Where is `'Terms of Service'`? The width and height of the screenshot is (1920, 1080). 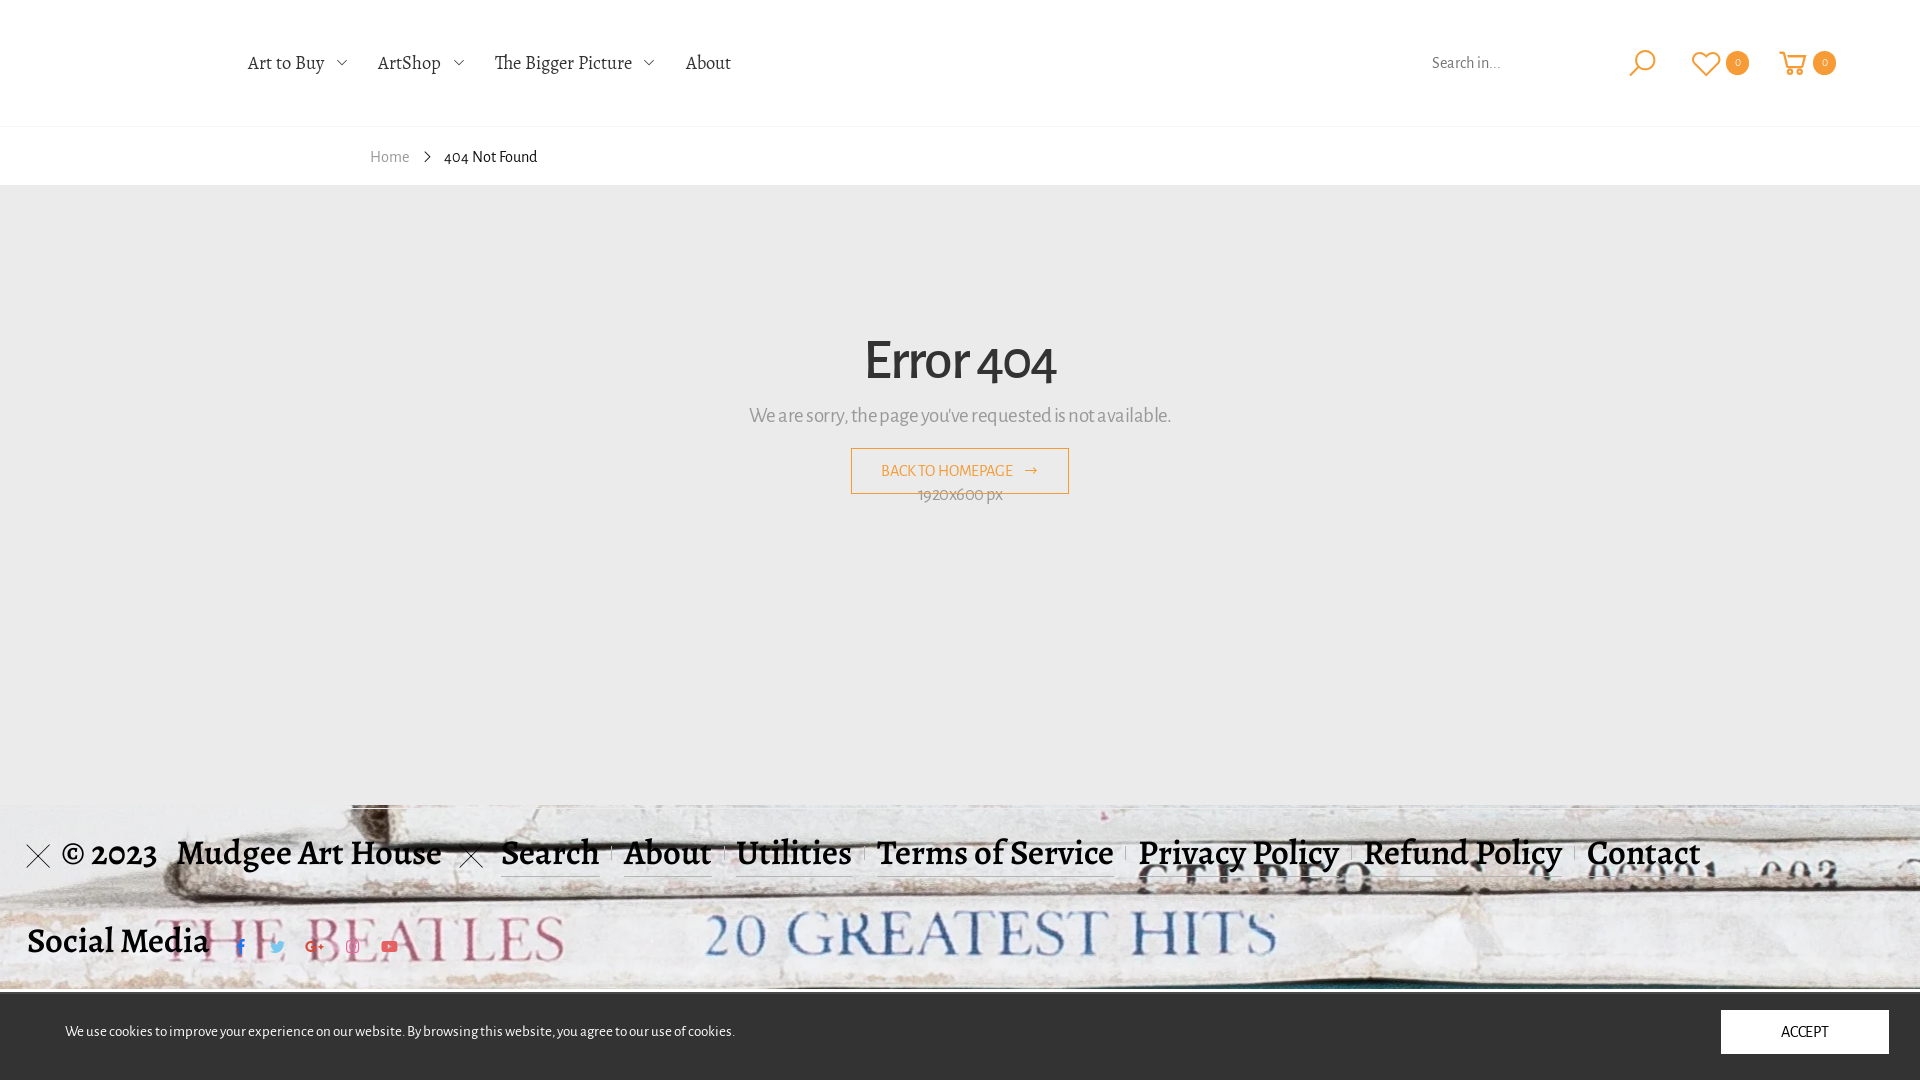
'Terms of Service' is located at coordinates (995, 852).